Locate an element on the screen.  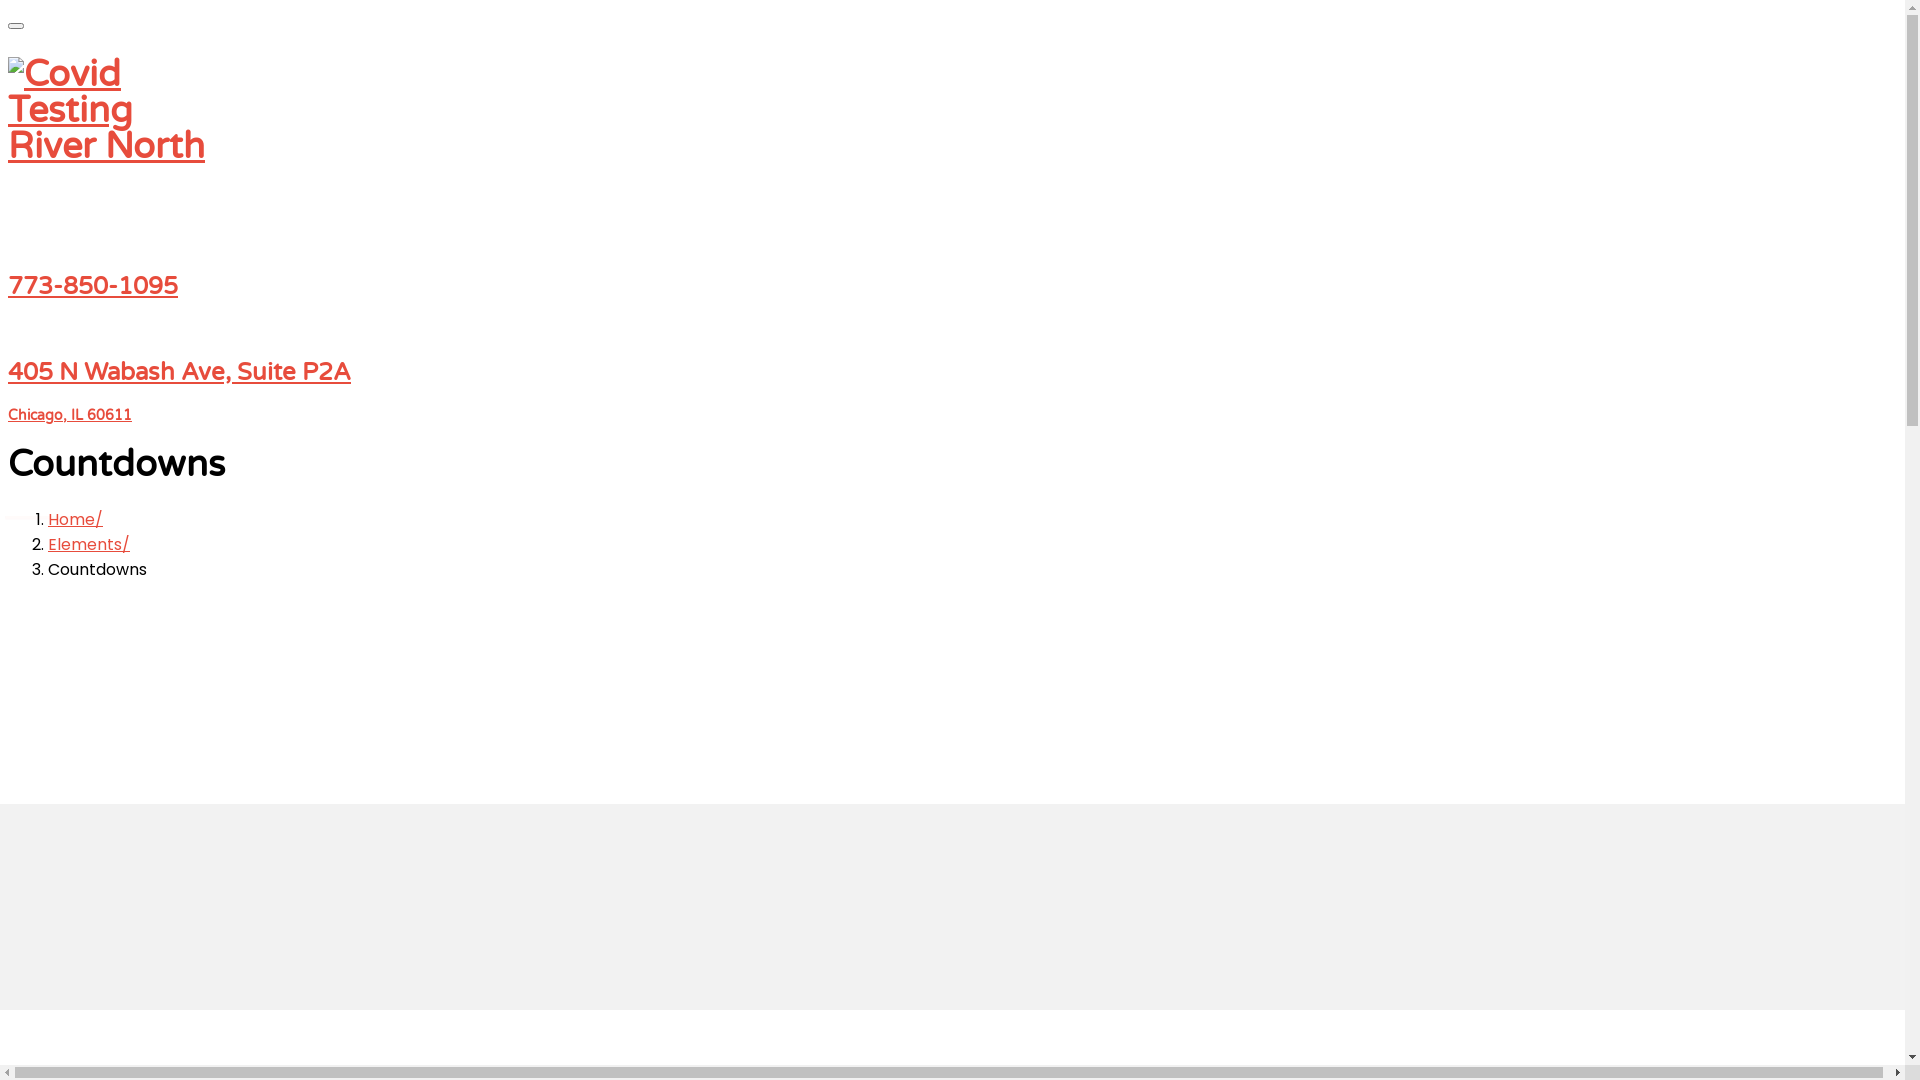
'Elements' is located at coordinates (88, 544).